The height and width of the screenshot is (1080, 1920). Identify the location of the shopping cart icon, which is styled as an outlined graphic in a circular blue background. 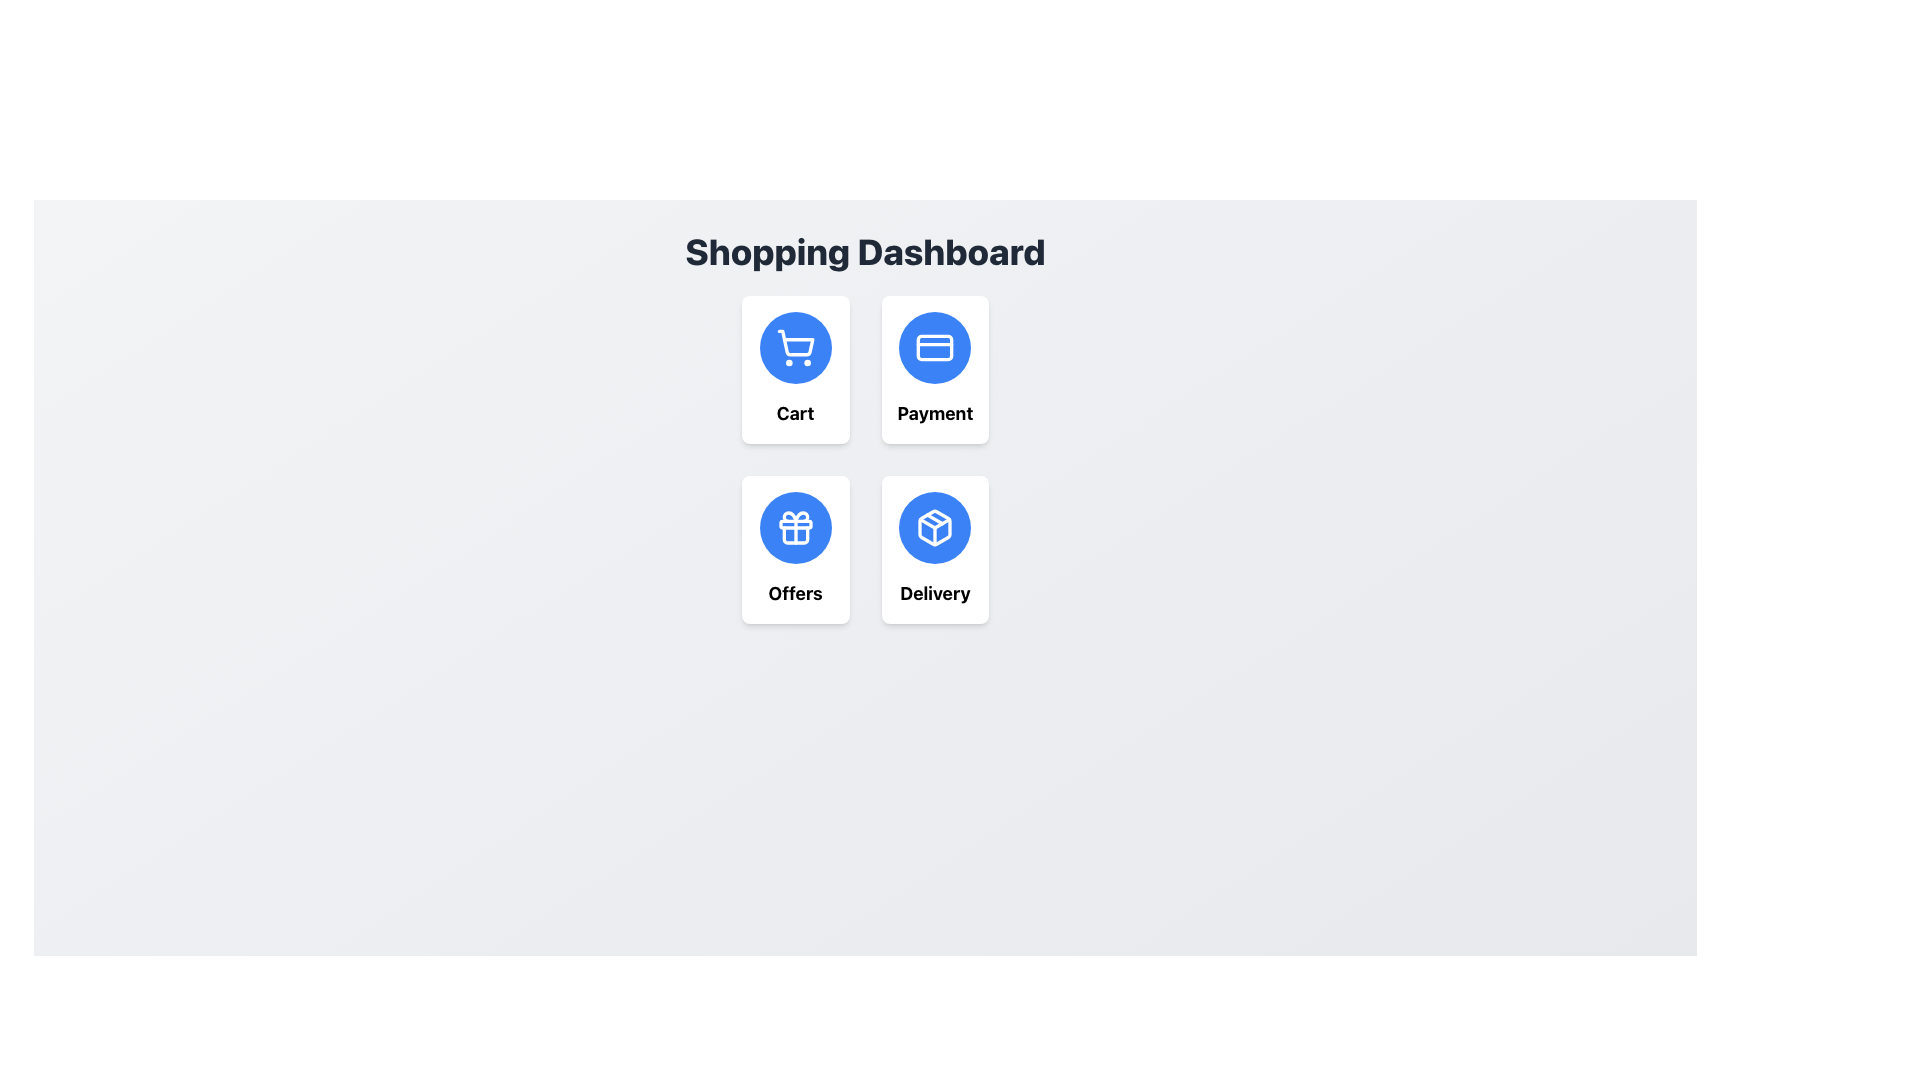
(794, 346).